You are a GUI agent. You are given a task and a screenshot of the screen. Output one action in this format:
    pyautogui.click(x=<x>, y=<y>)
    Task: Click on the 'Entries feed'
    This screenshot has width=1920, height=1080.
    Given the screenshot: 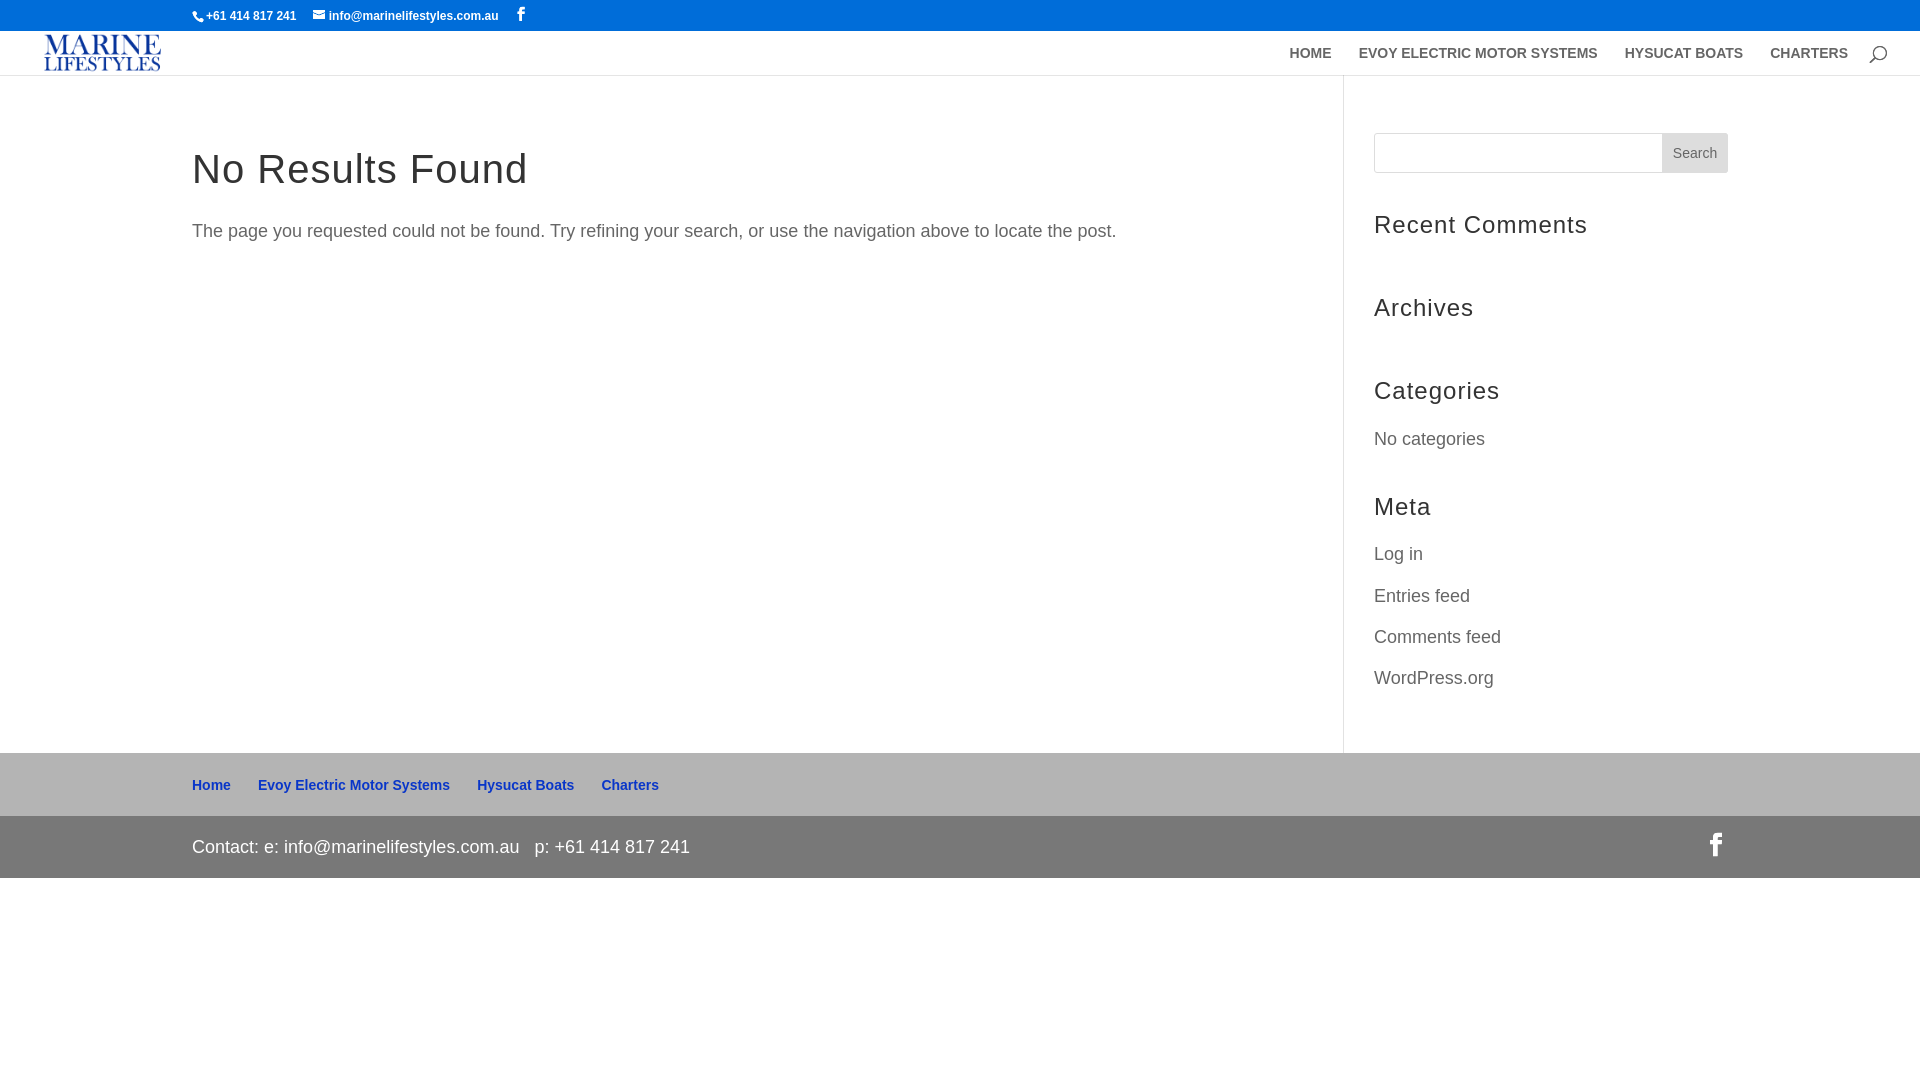 What is the action you would take?
    pyautogui.click(x=1420, y=595)
    